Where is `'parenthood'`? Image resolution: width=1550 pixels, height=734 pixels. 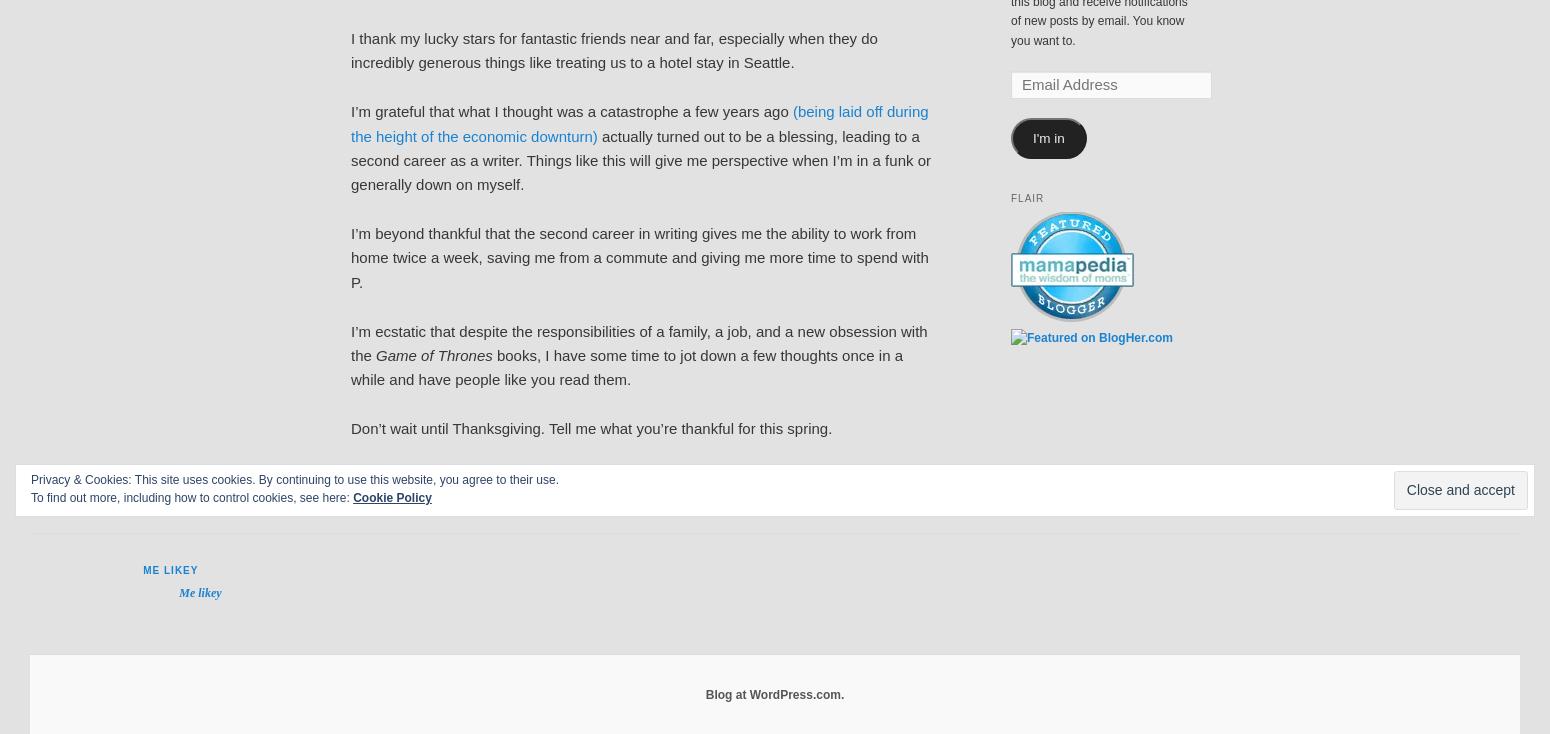 'parenthood' is located at coordinates (474, 474).